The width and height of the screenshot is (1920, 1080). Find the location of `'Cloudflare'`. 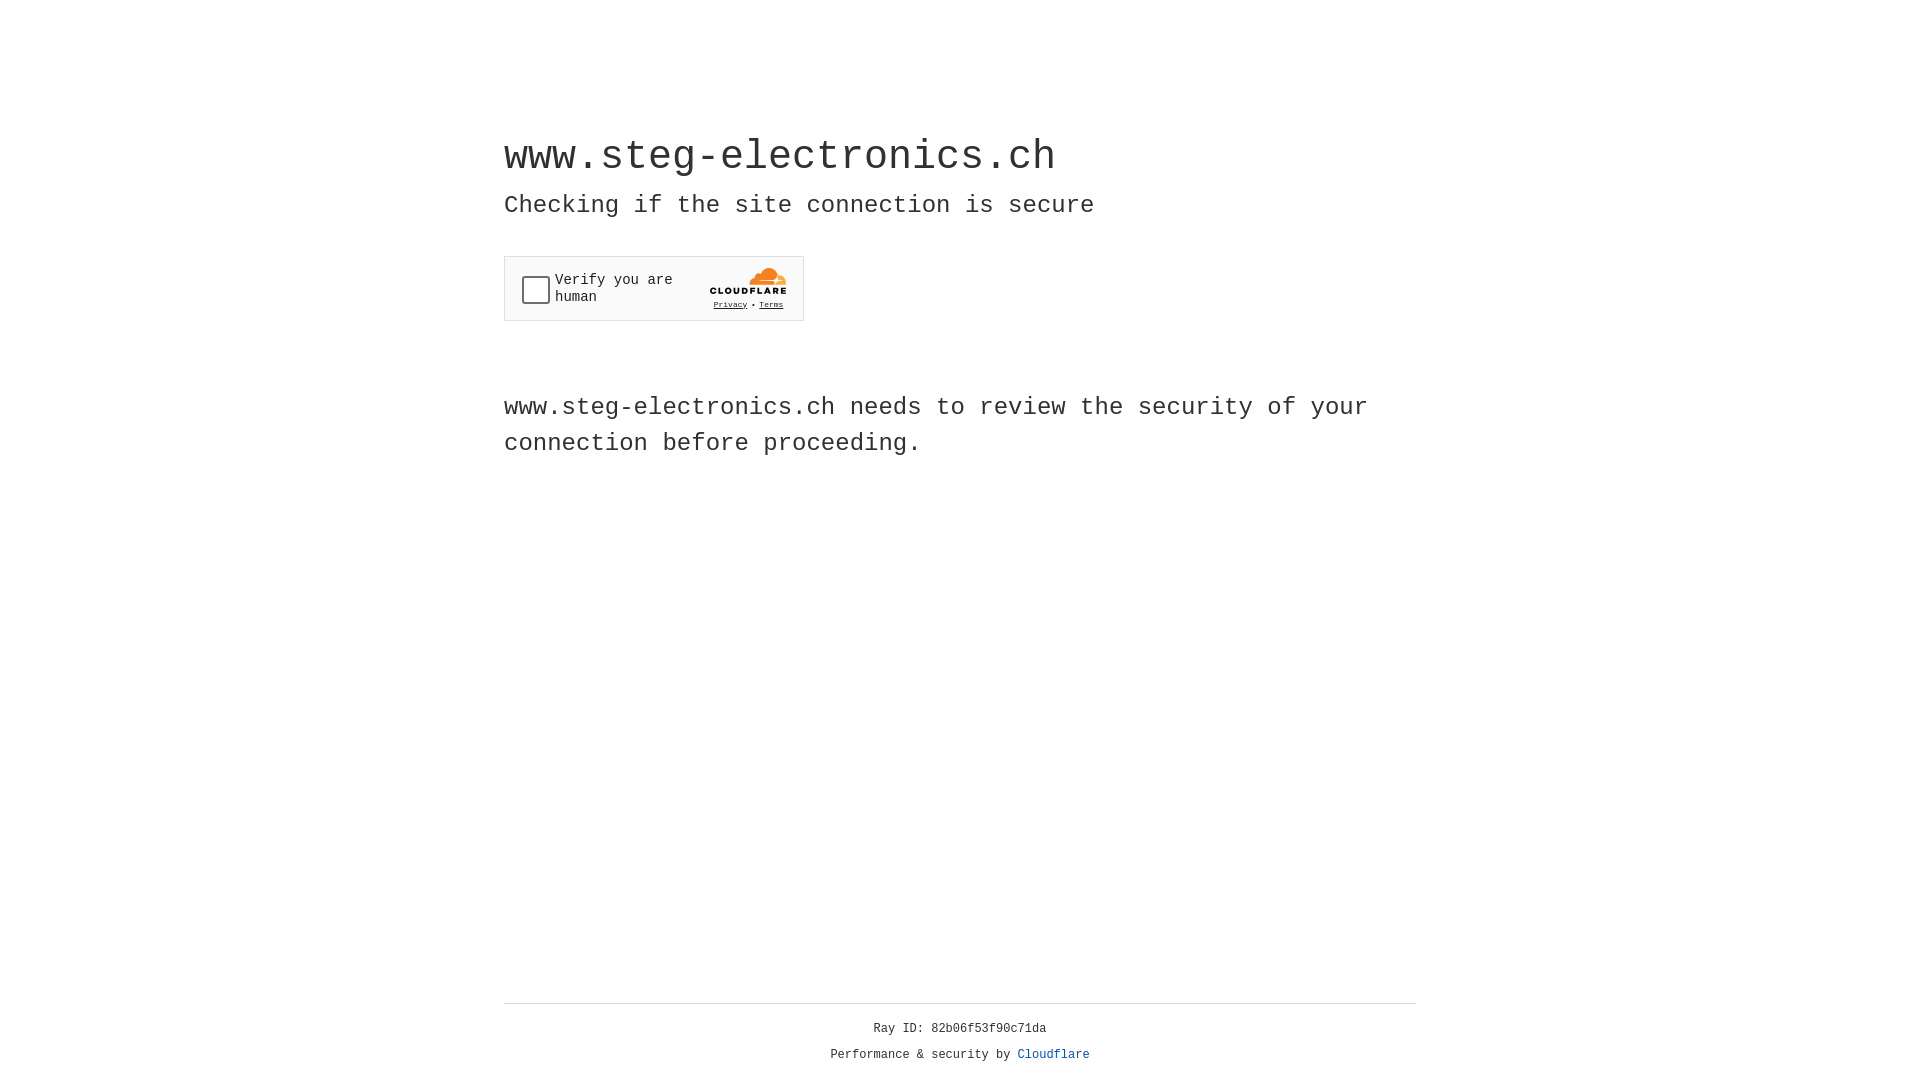

'Cloudflare' is located at coordinates (1053, 1054).